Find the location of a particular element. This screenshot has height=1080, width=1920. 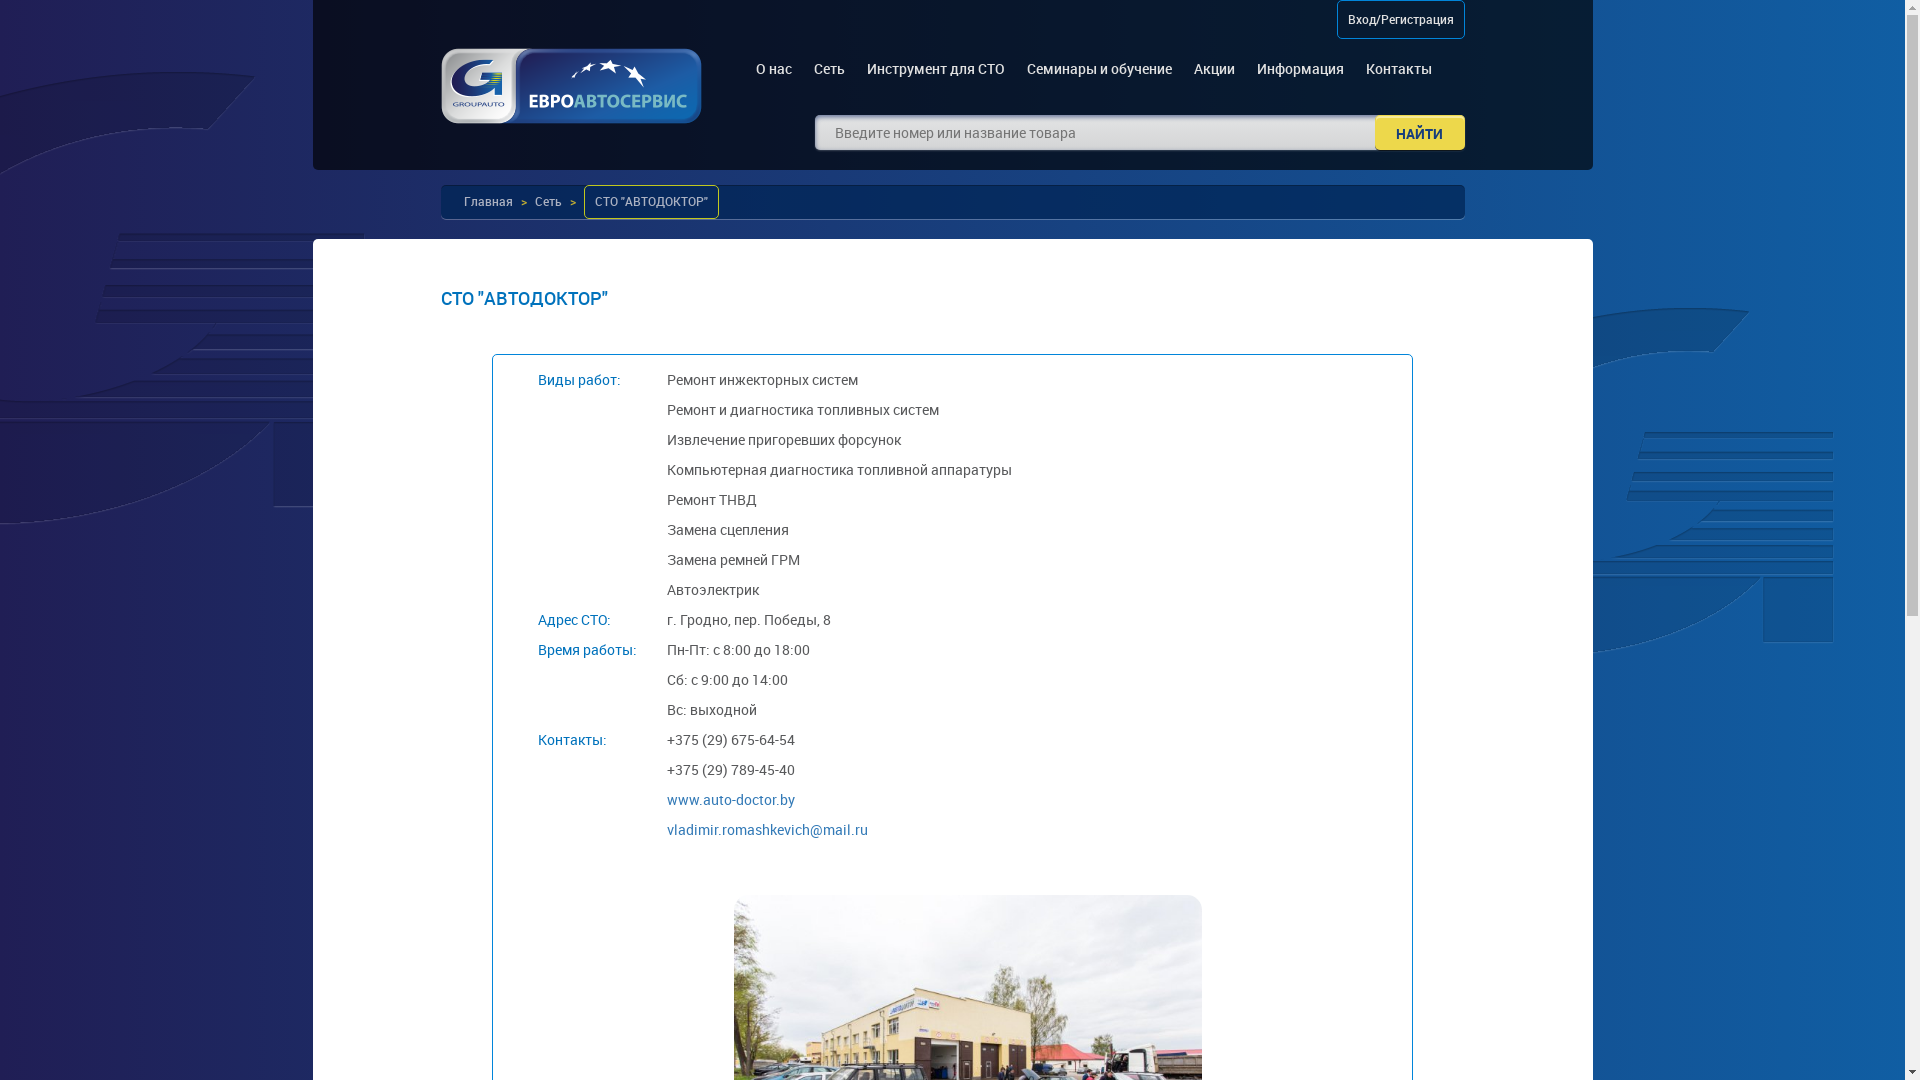

'www.auto-doctor.by' is located at coordinates (667, 798).